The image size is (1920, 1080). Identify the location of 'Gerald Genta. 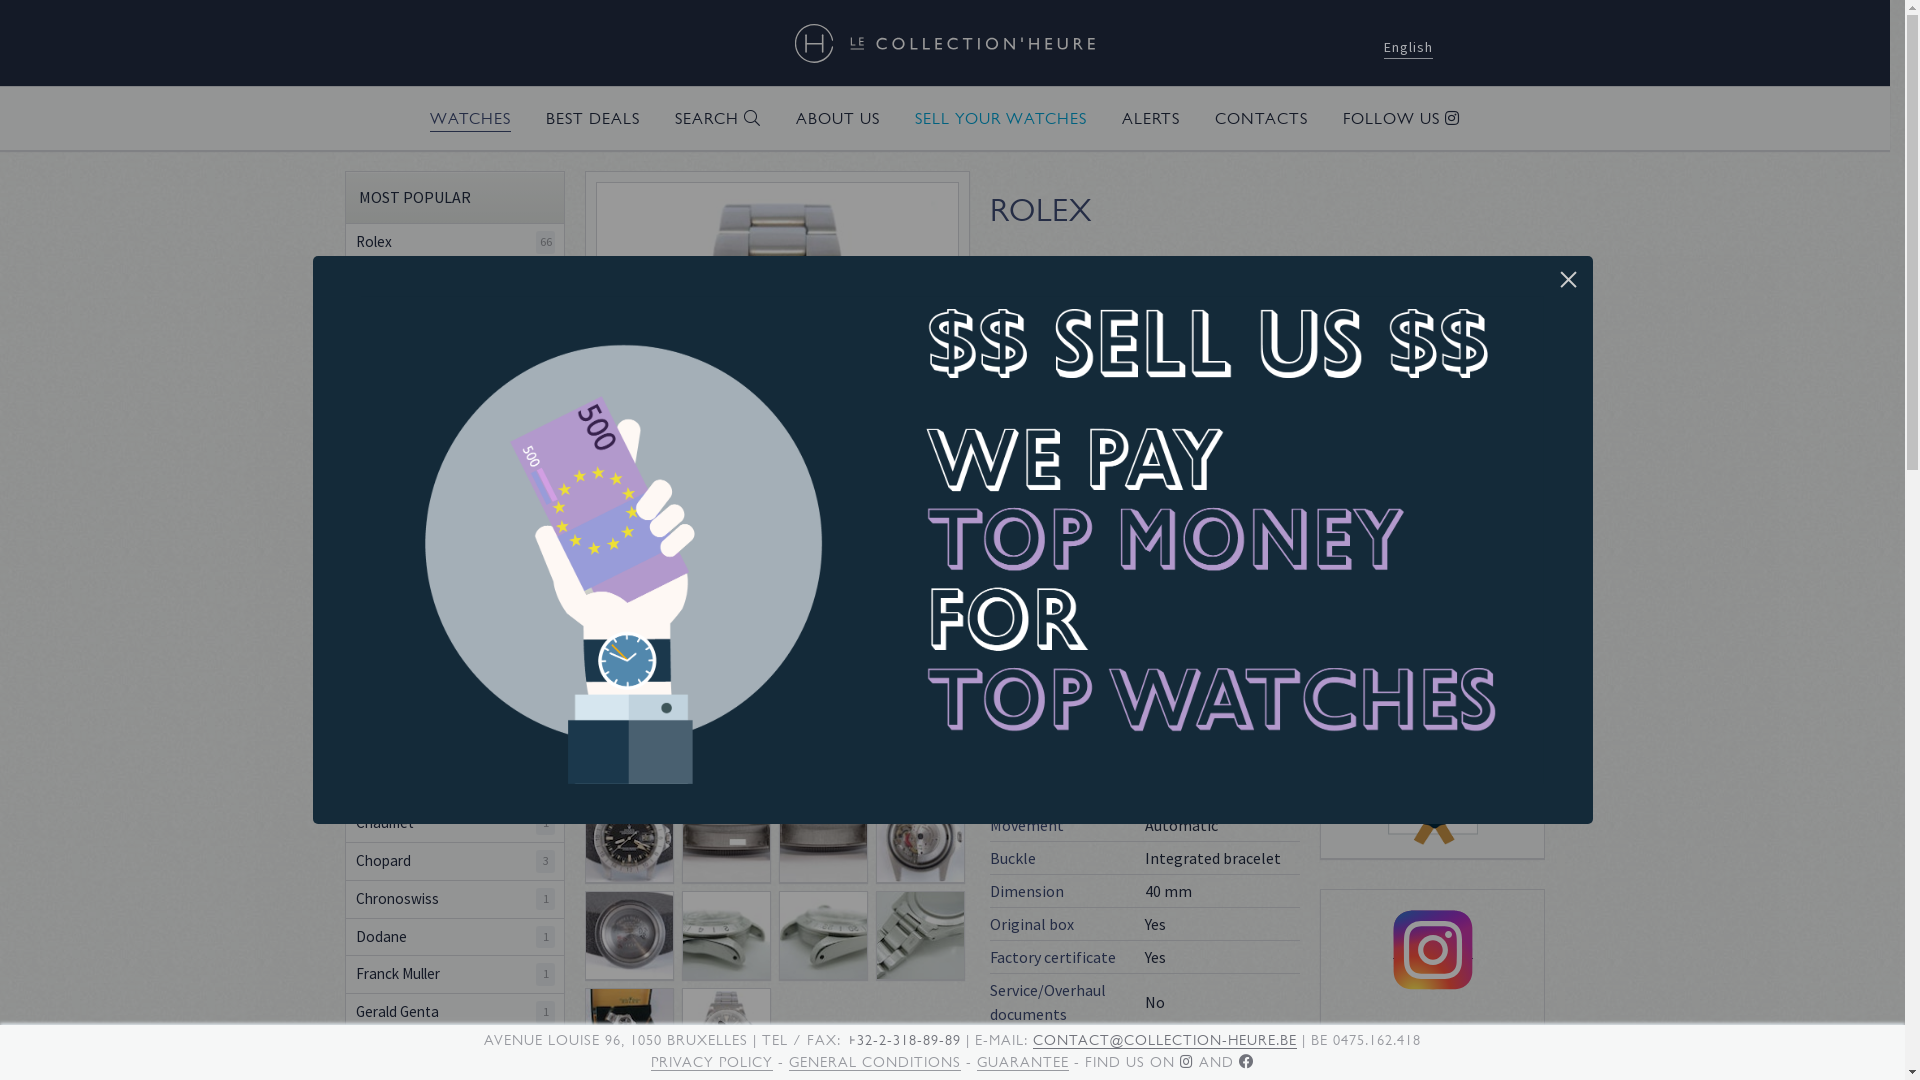
(454, 1012).